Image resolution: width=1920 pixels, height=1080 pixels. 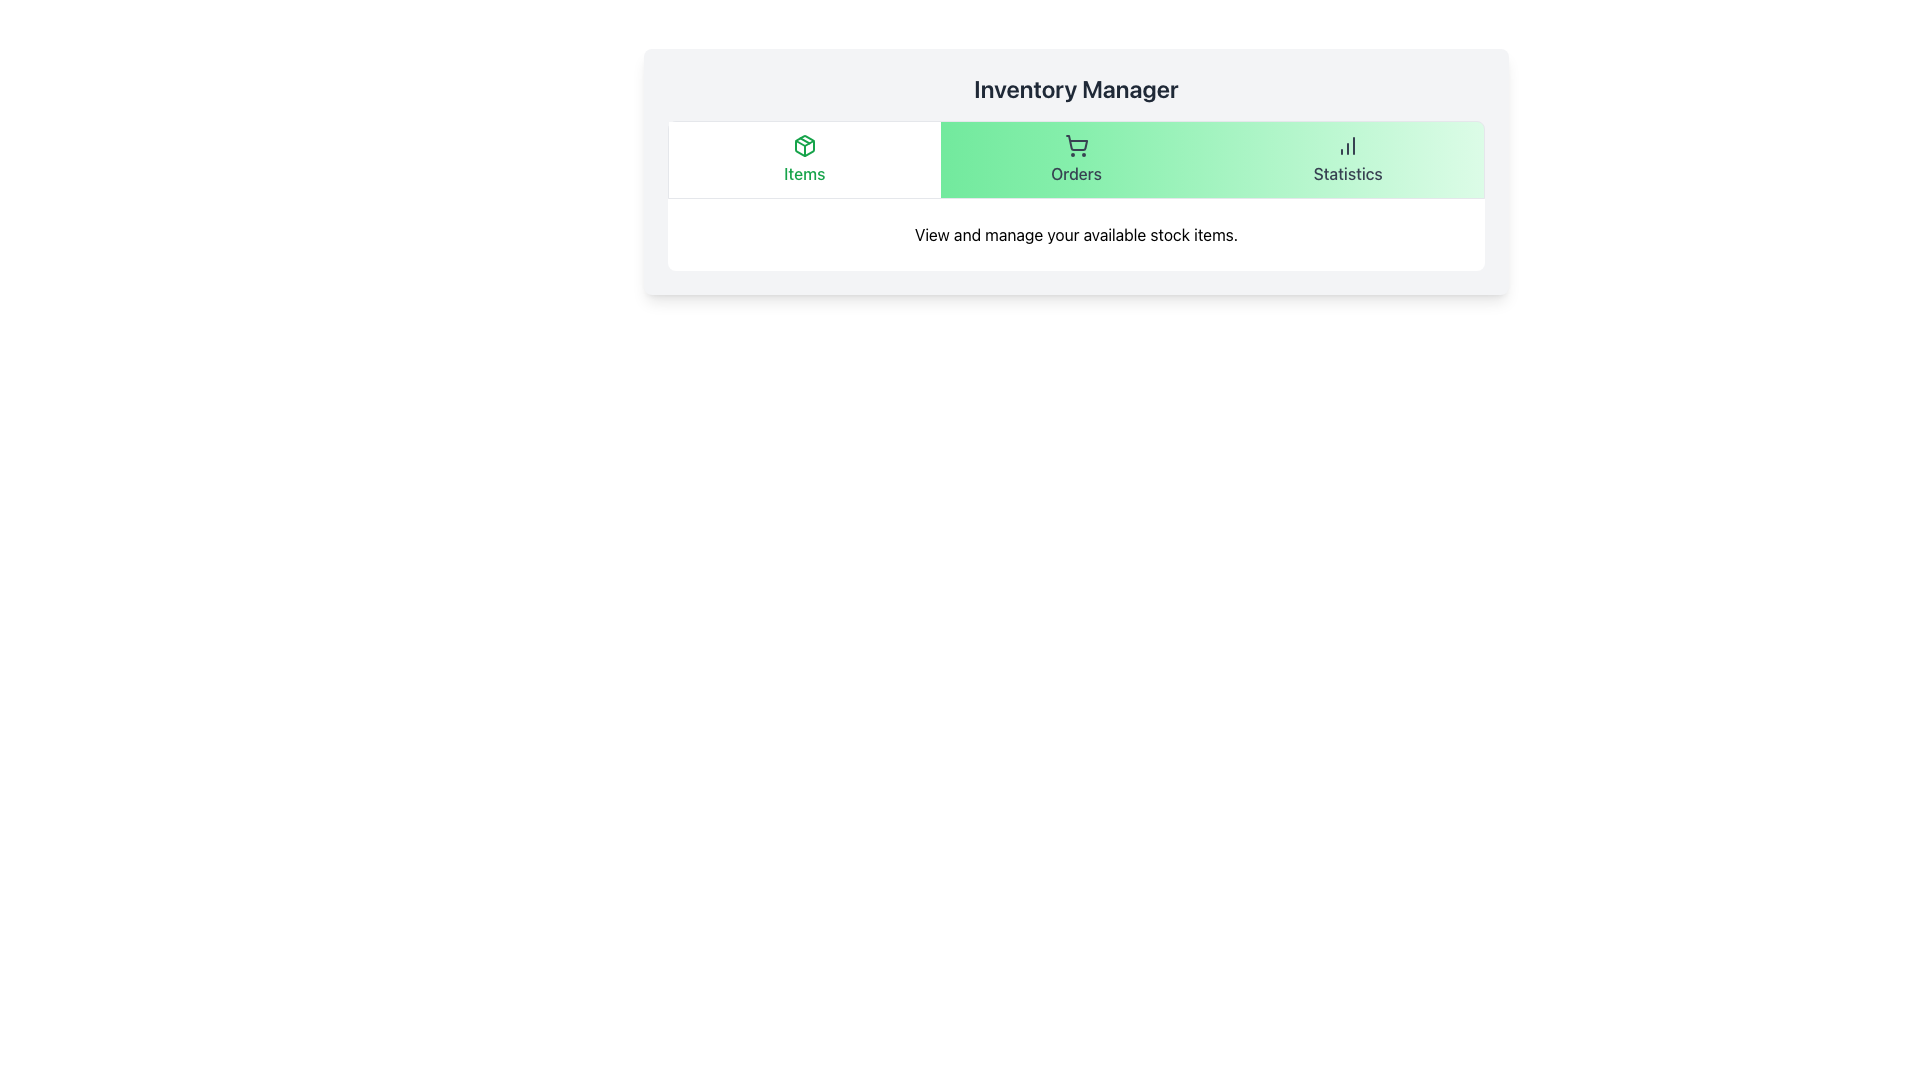 What do you see at coordinates (1348, 172) in the screenshot?
I see `the navigation text label located to the right of the 'Orders' label in the navigation bar` at bounding box center [1348, 172].